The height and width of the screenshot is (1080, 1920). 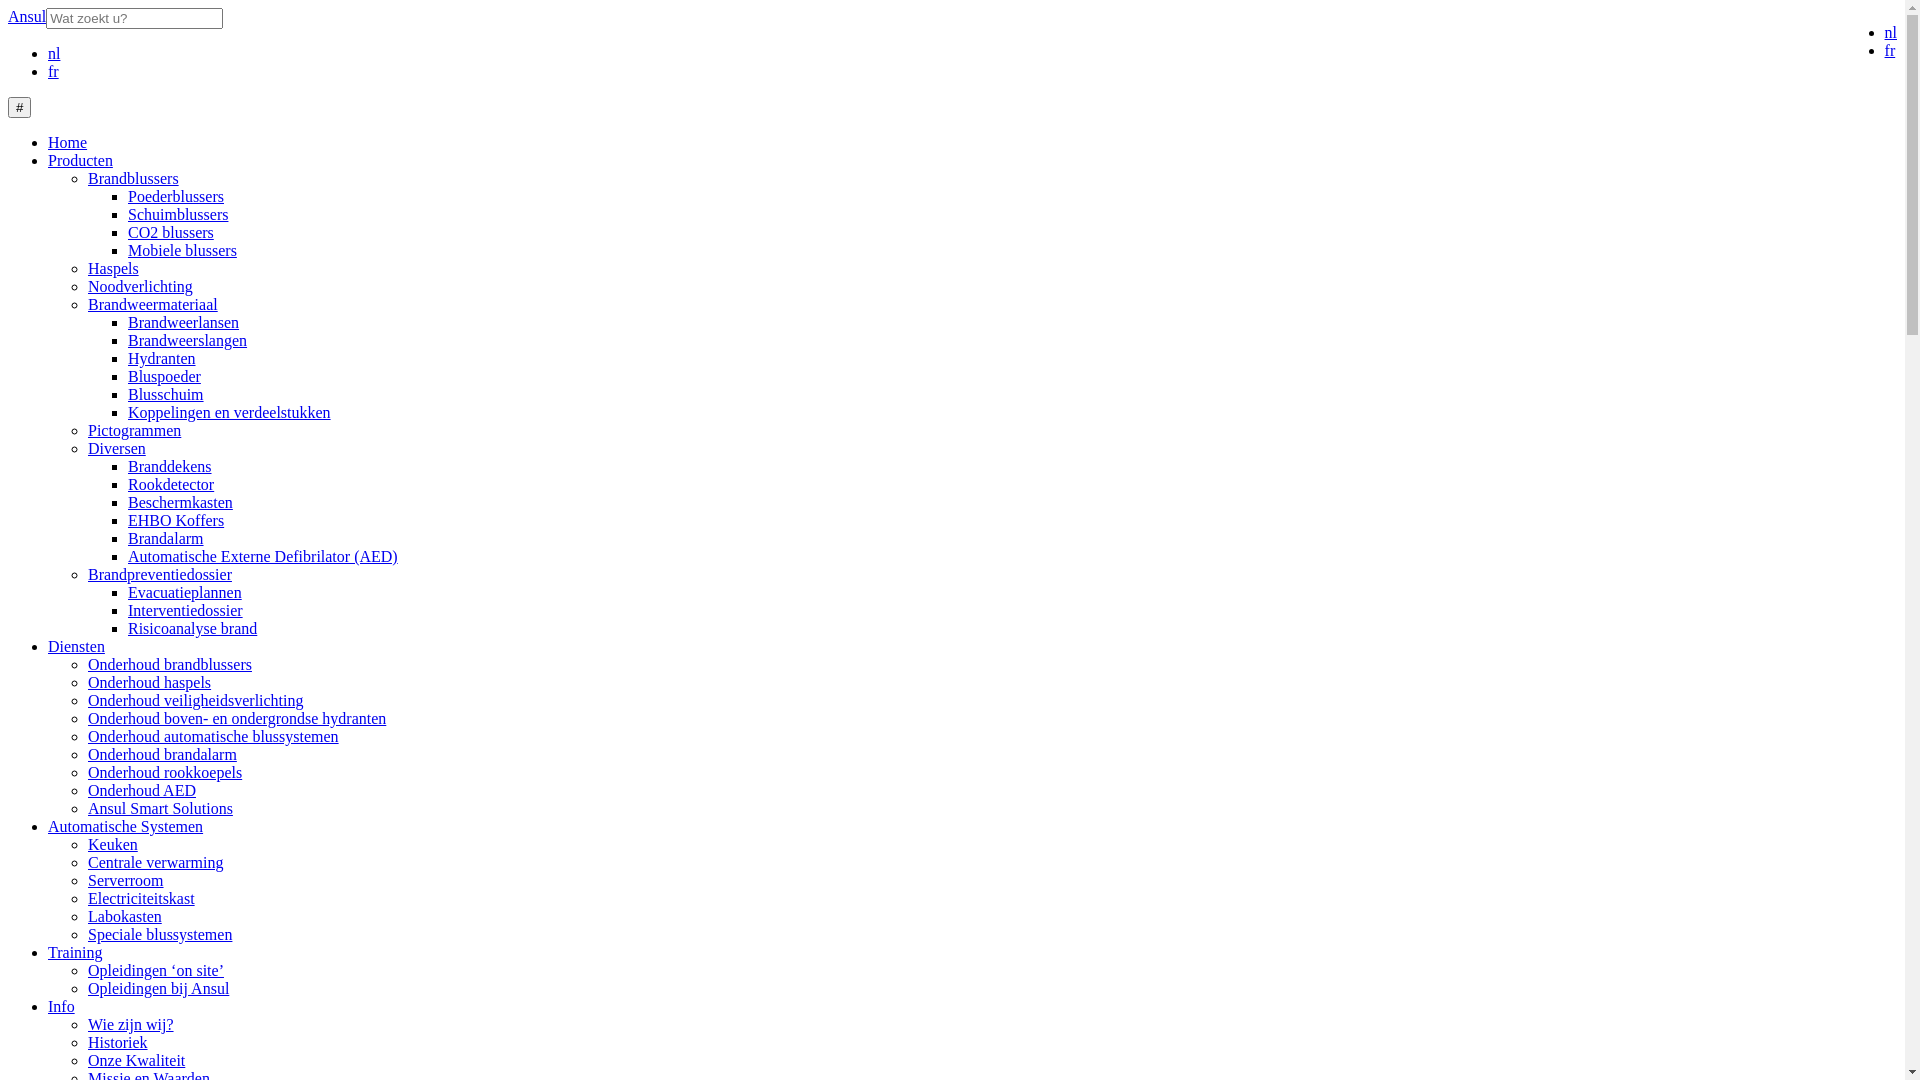 I want to click on 'Opleidingen bij Ansul', so click(x=157, y=987).